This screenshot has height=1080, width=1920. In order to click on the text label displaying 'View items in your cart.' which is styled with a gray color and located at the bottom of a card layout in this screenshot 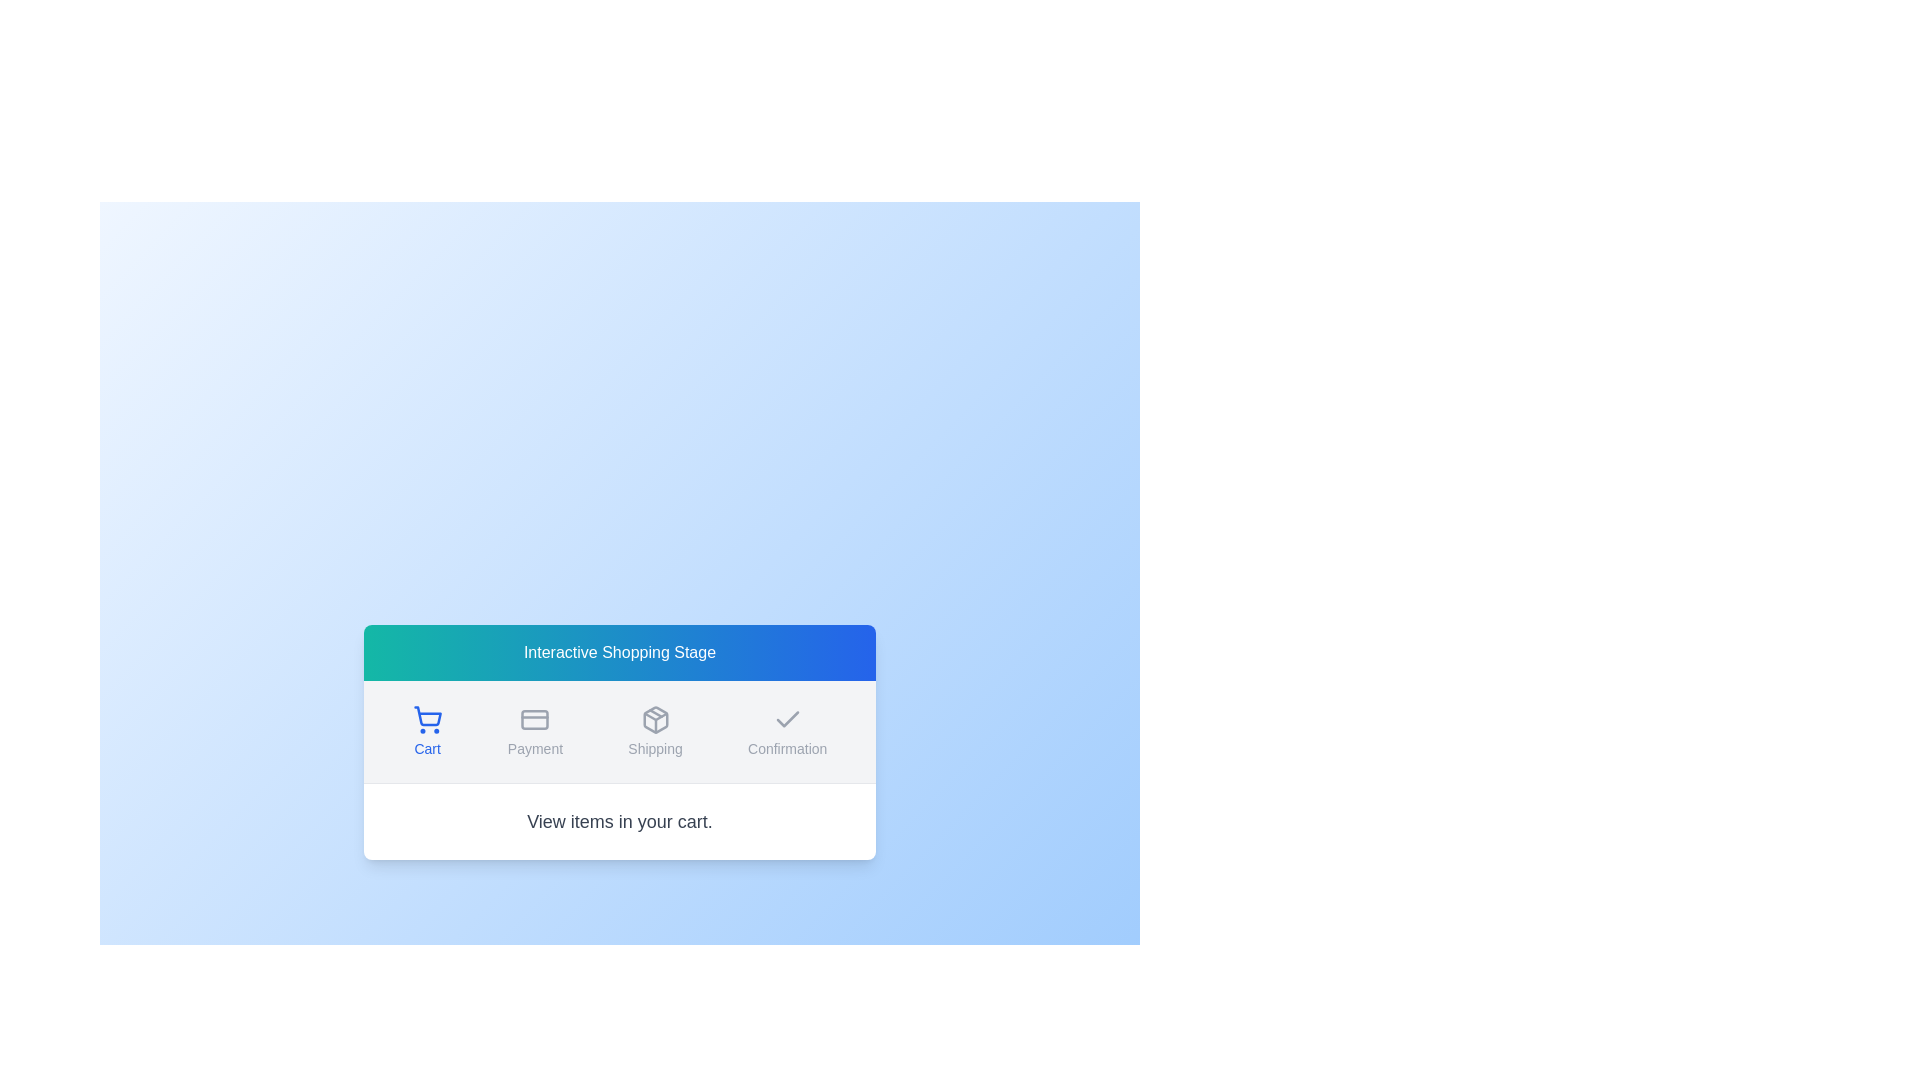, I will do `click(618, 821)`.